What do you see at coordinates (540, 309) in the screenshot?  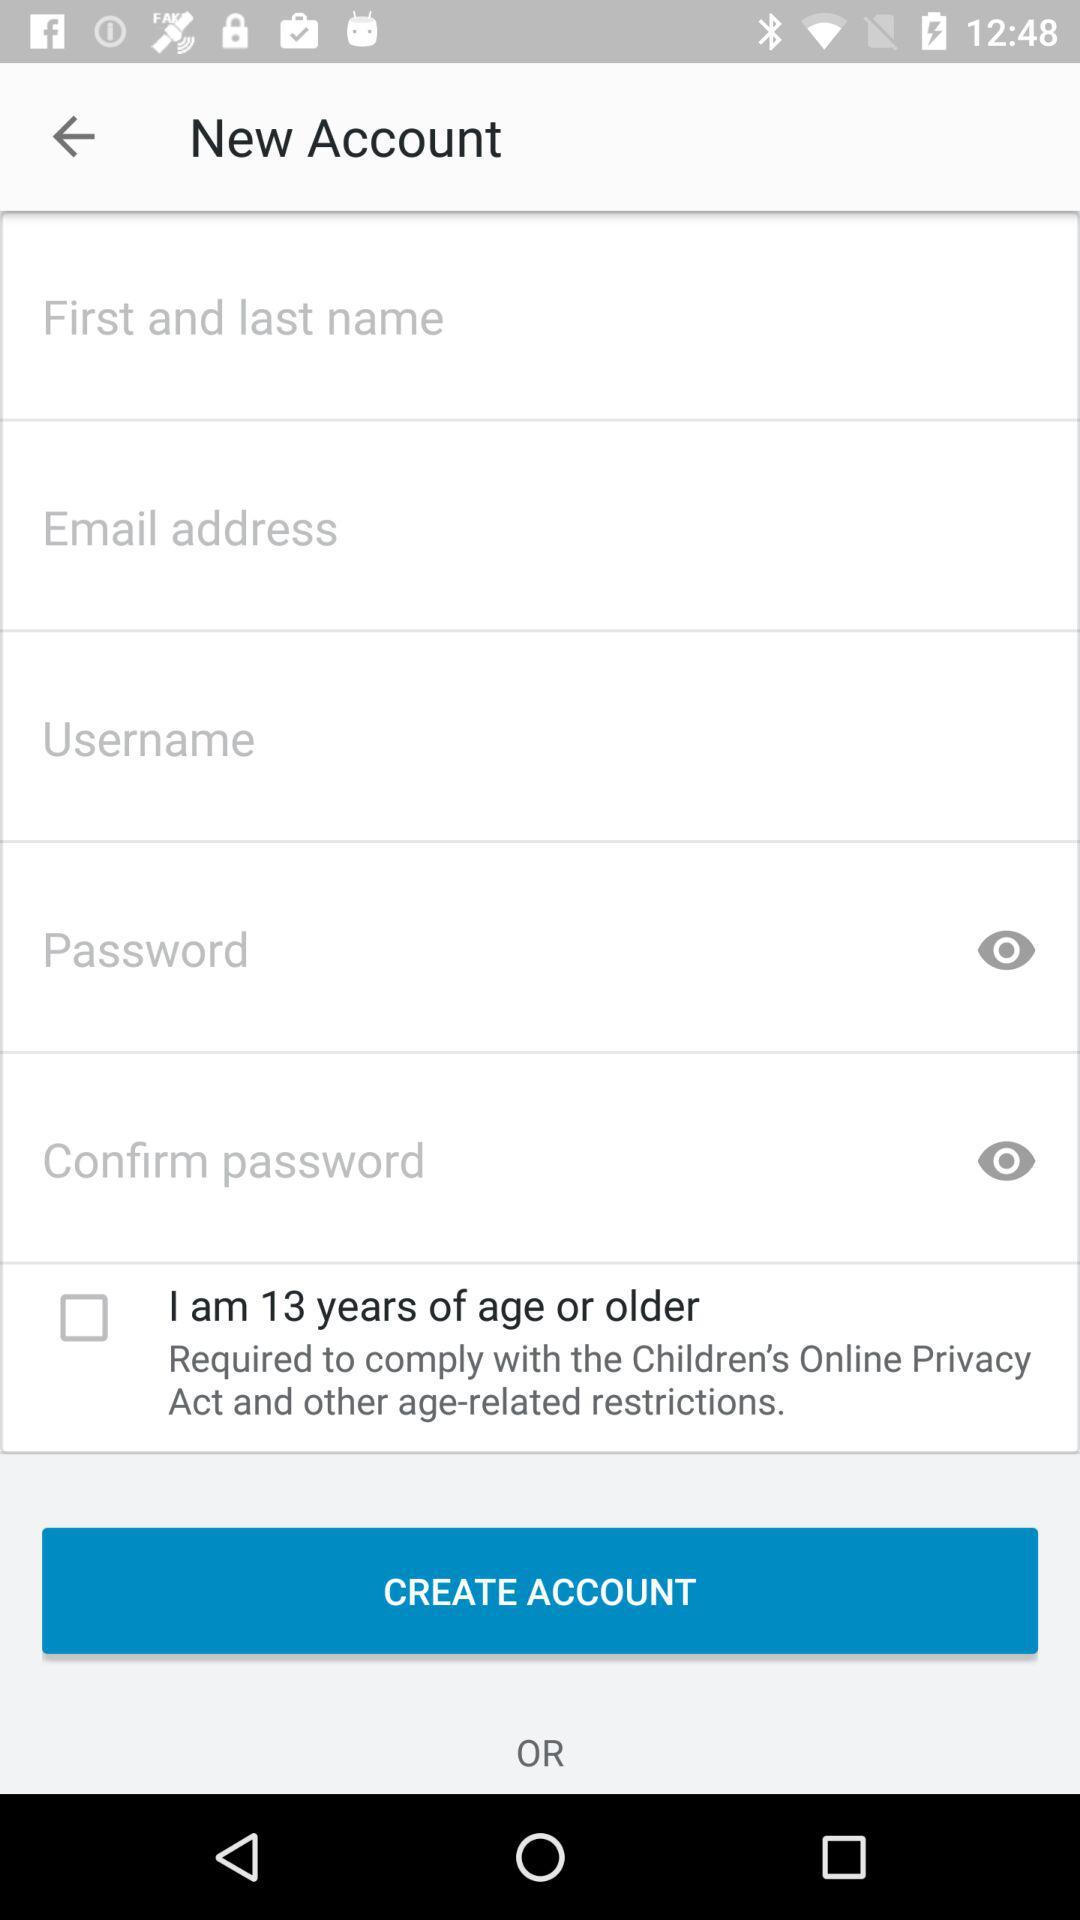 I see `create account` at bounding box center [540, 309].